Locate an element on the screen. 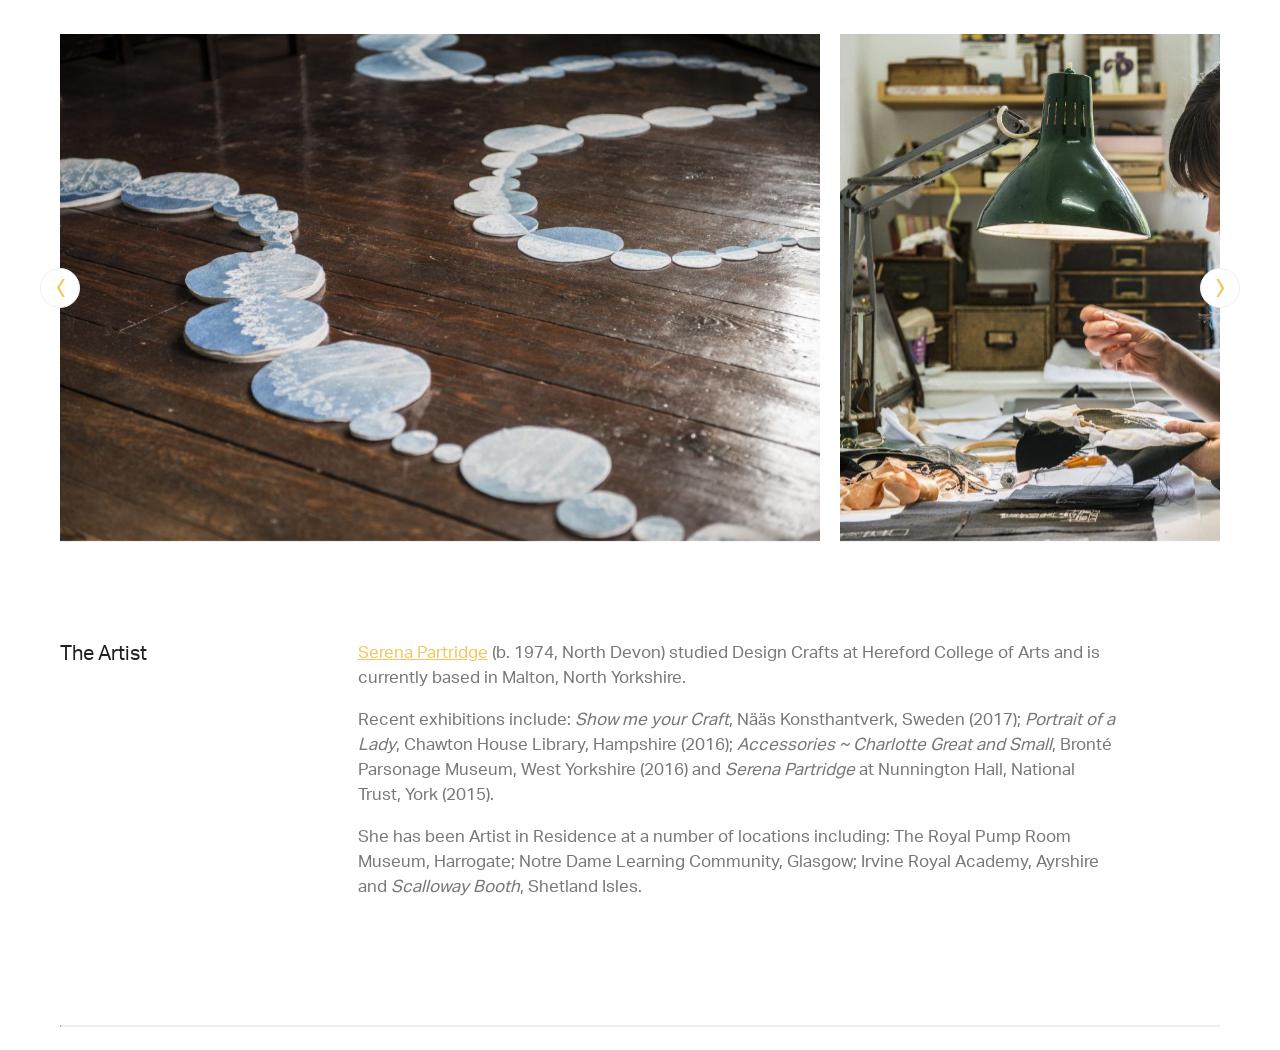 The image size is (1280, 1050). 'Scalloway Booth' is located at coordinates (451, 883).